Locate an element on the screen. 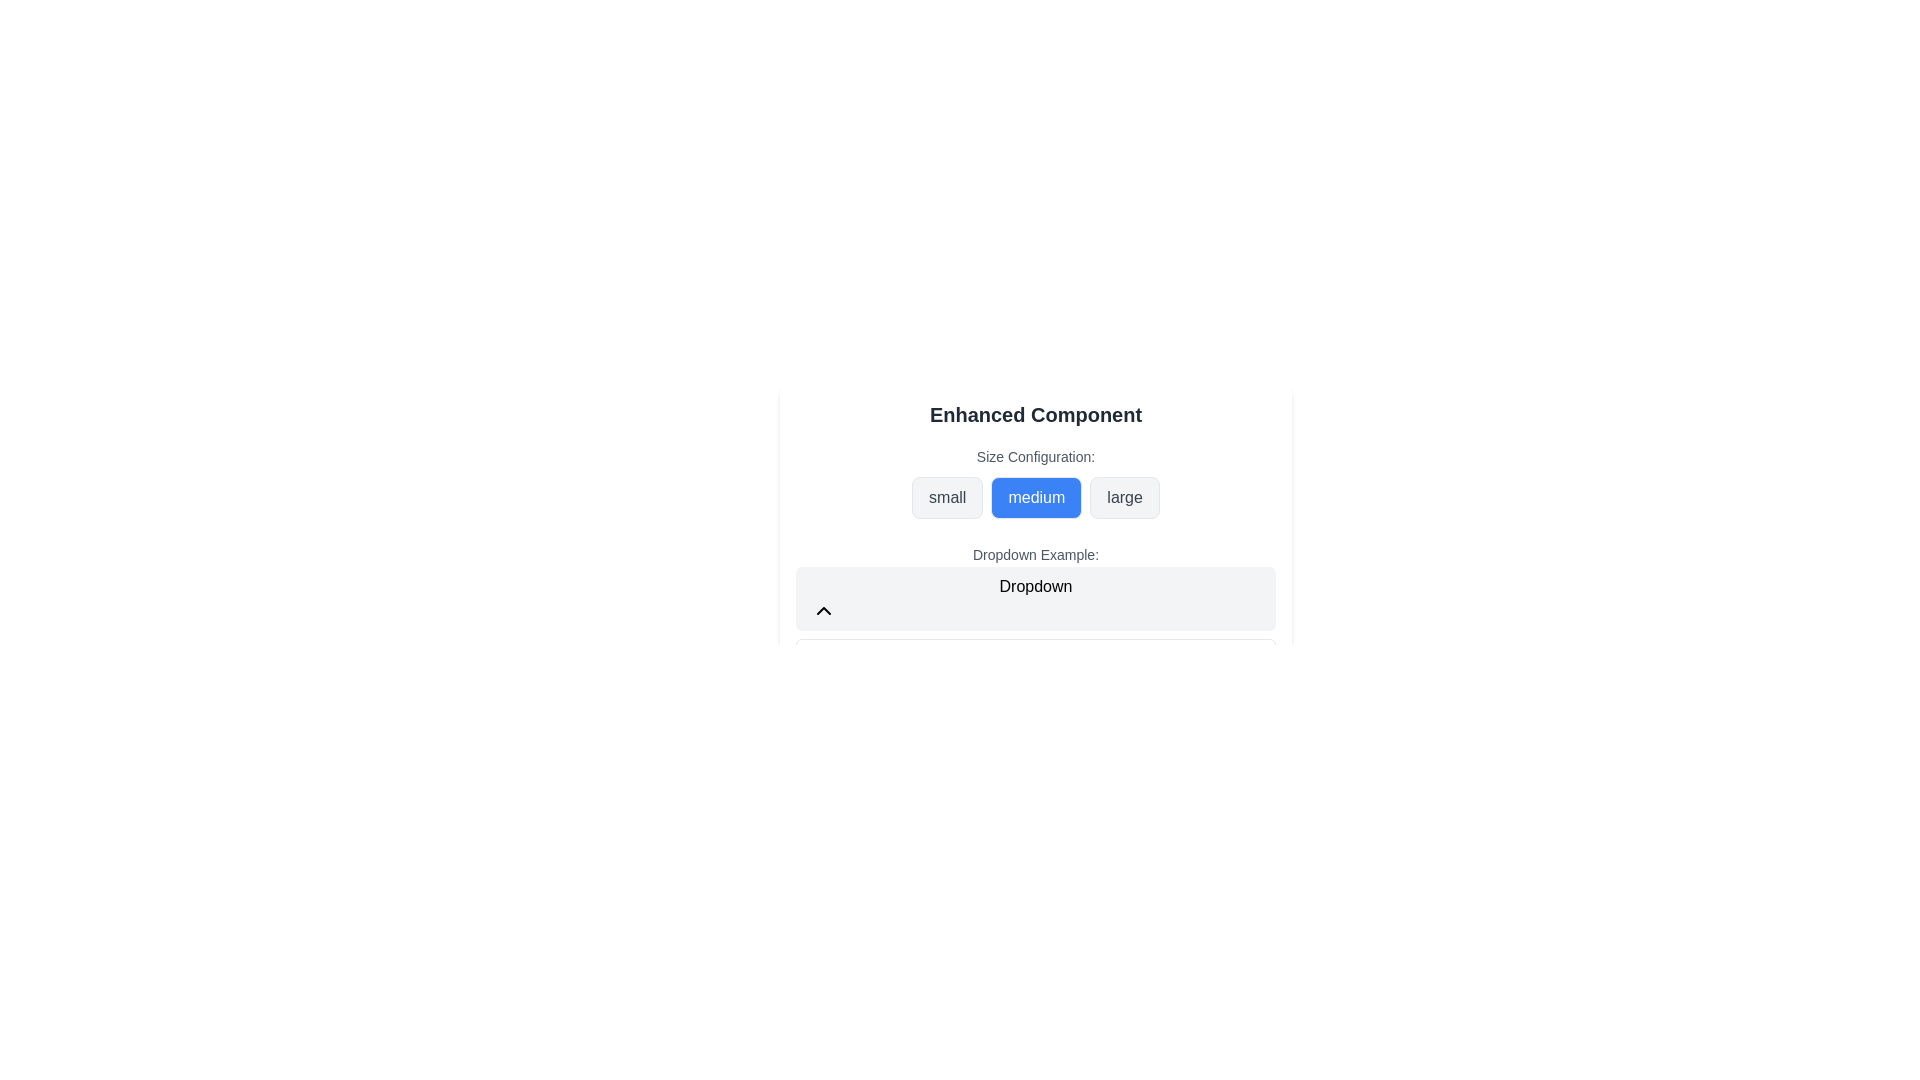 The height and width of the screenshot is (1080, 1920). the 'medium' button, which is the second button in the size configuration section is located at coordinates (1036, 496).